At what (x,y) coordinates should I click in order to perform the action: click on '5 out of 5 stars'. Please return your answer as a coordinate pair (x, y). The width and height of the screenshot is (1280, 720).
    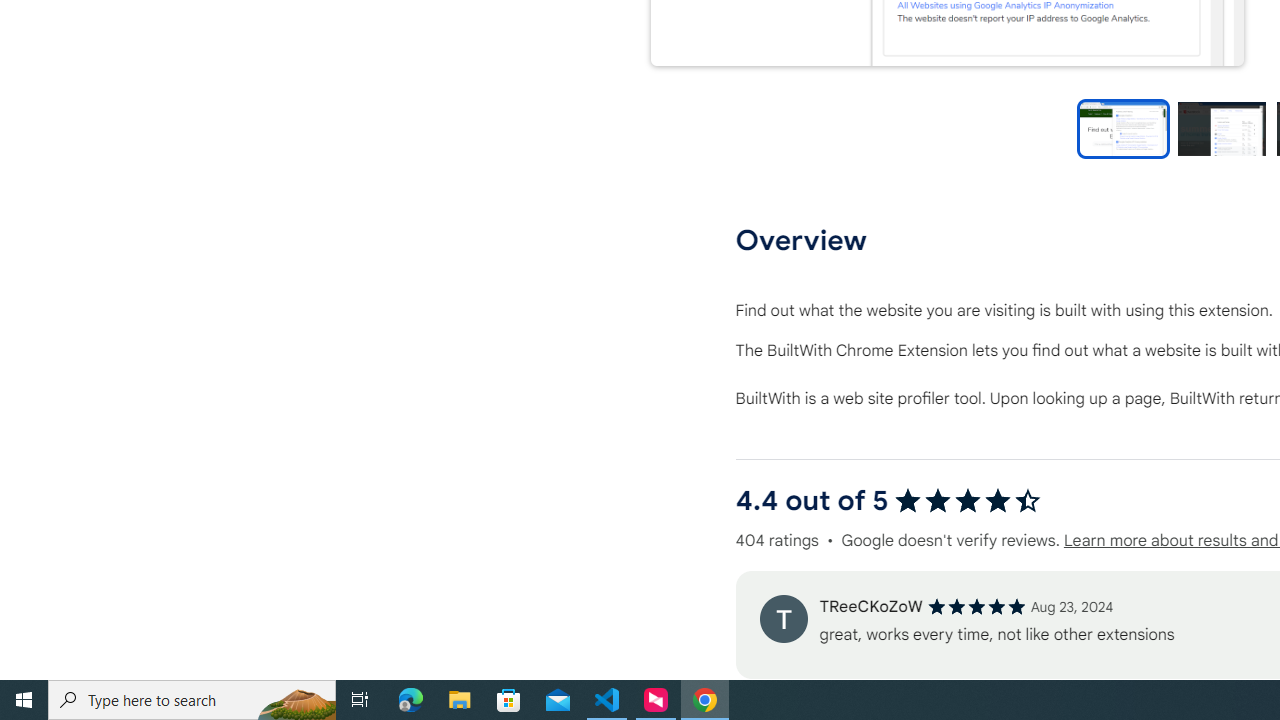
    Looking at the image, I should click on (976, 605).